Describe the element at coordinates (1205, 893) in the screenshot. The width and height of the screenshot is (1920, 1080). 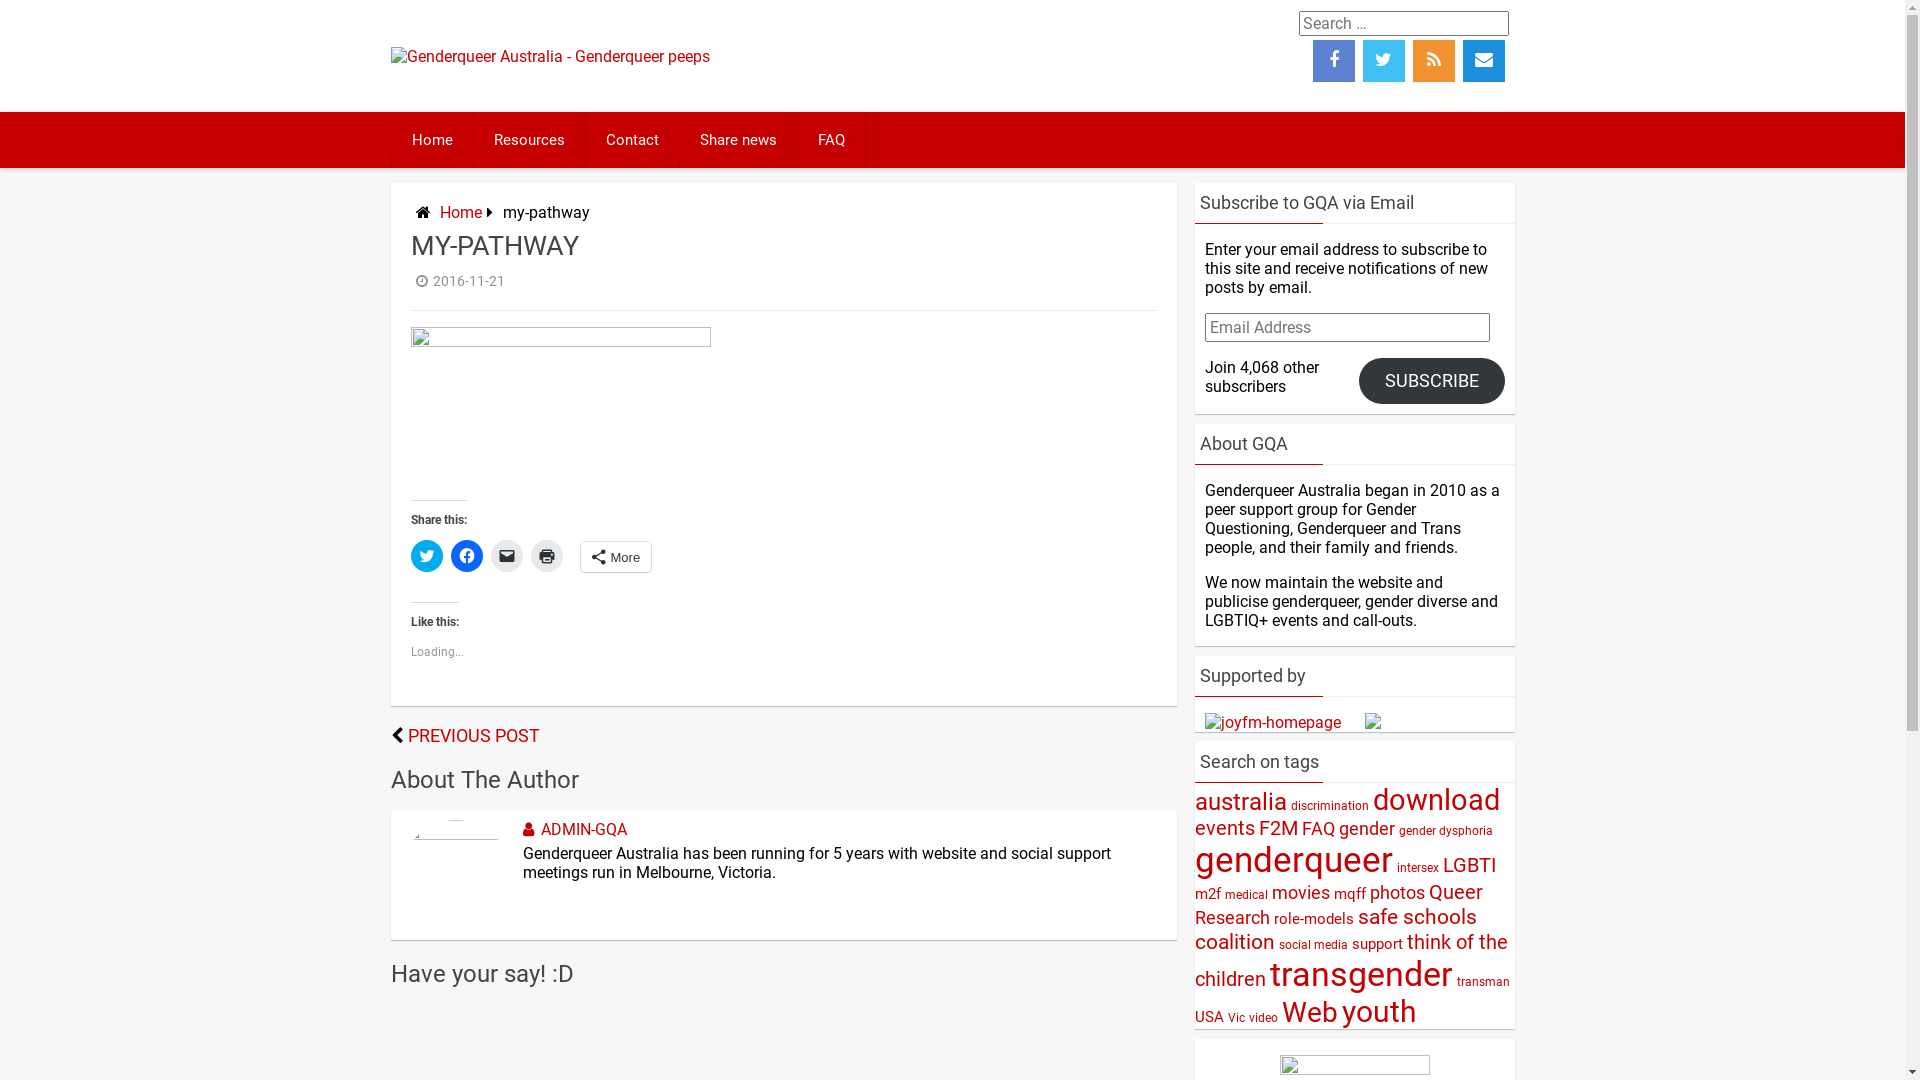
I see `'m2f'` at that location.